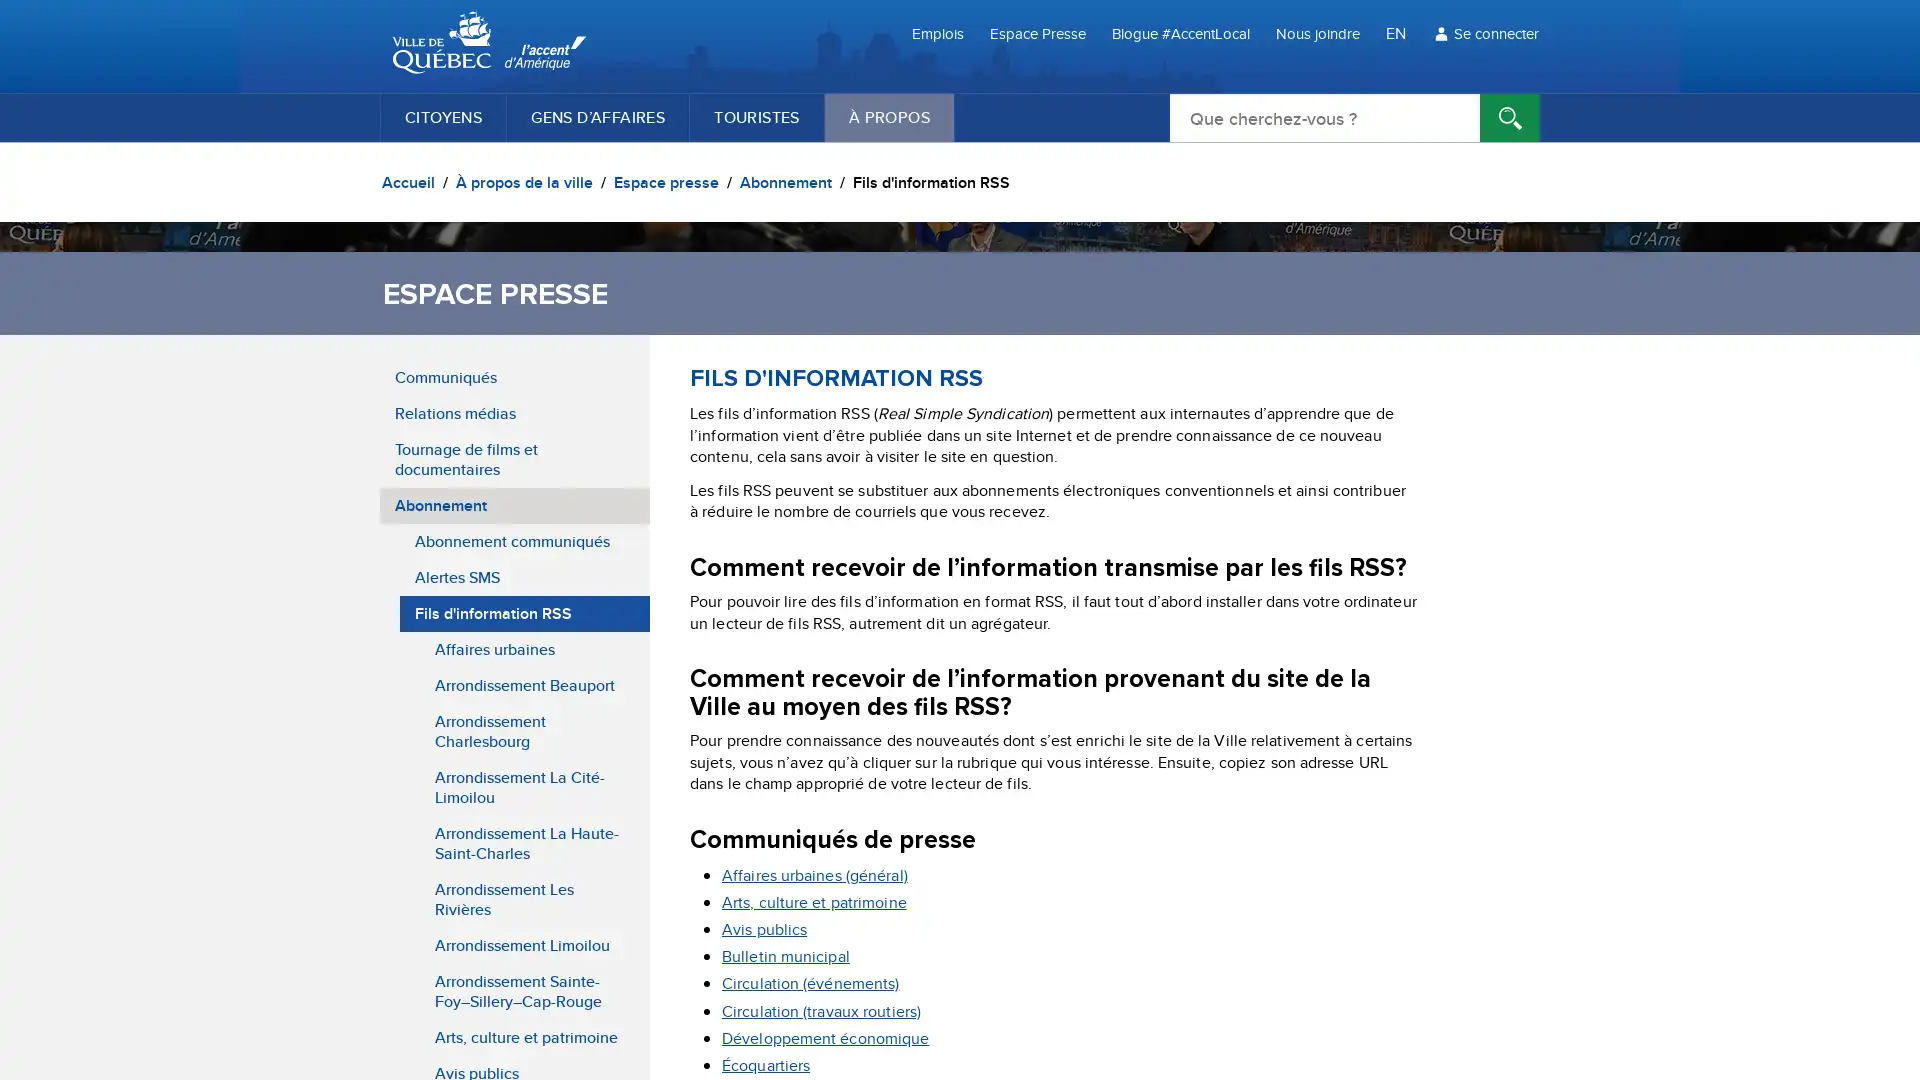 This screenshot has height=1080, width=1920. Describe the element at coordinates (1510, 118) in the screenshot. I see `Rechercher` at that location.